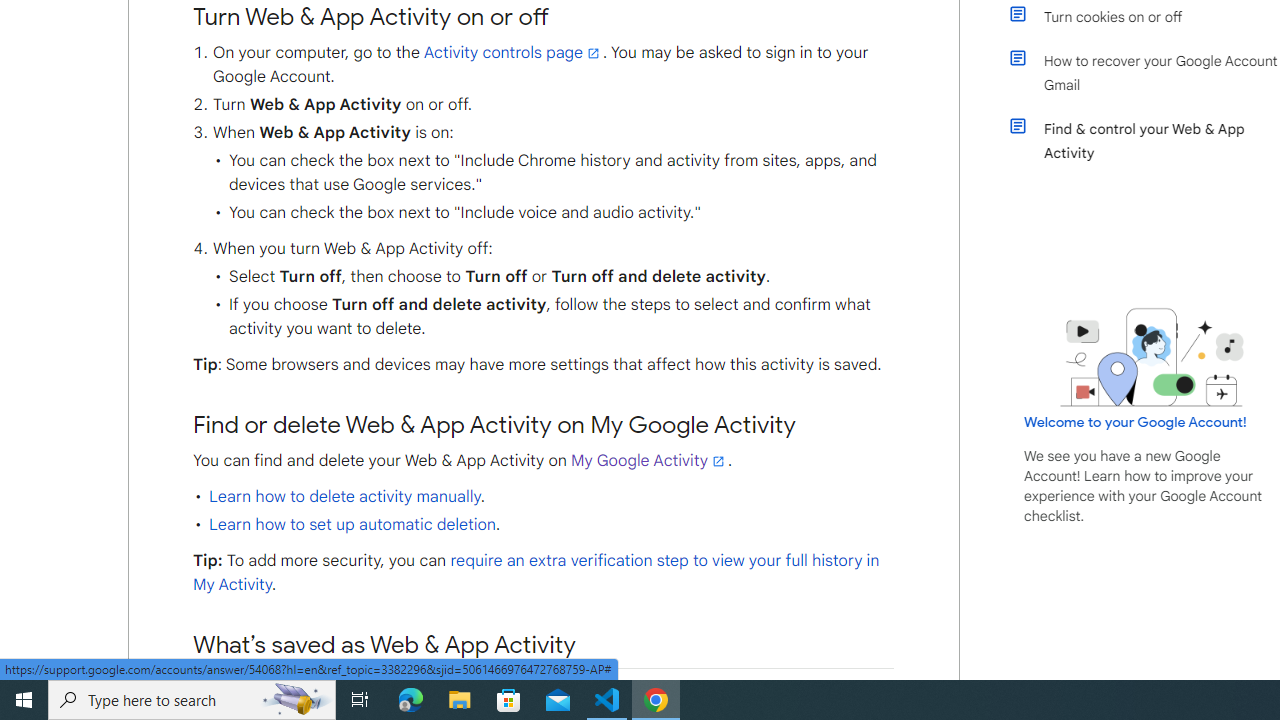 The height and width of the screenshot is (720, 1280). Describe the element at coordinates (1152, 356) in the screenshot. I see `'Learning Center home page image'` at that location.